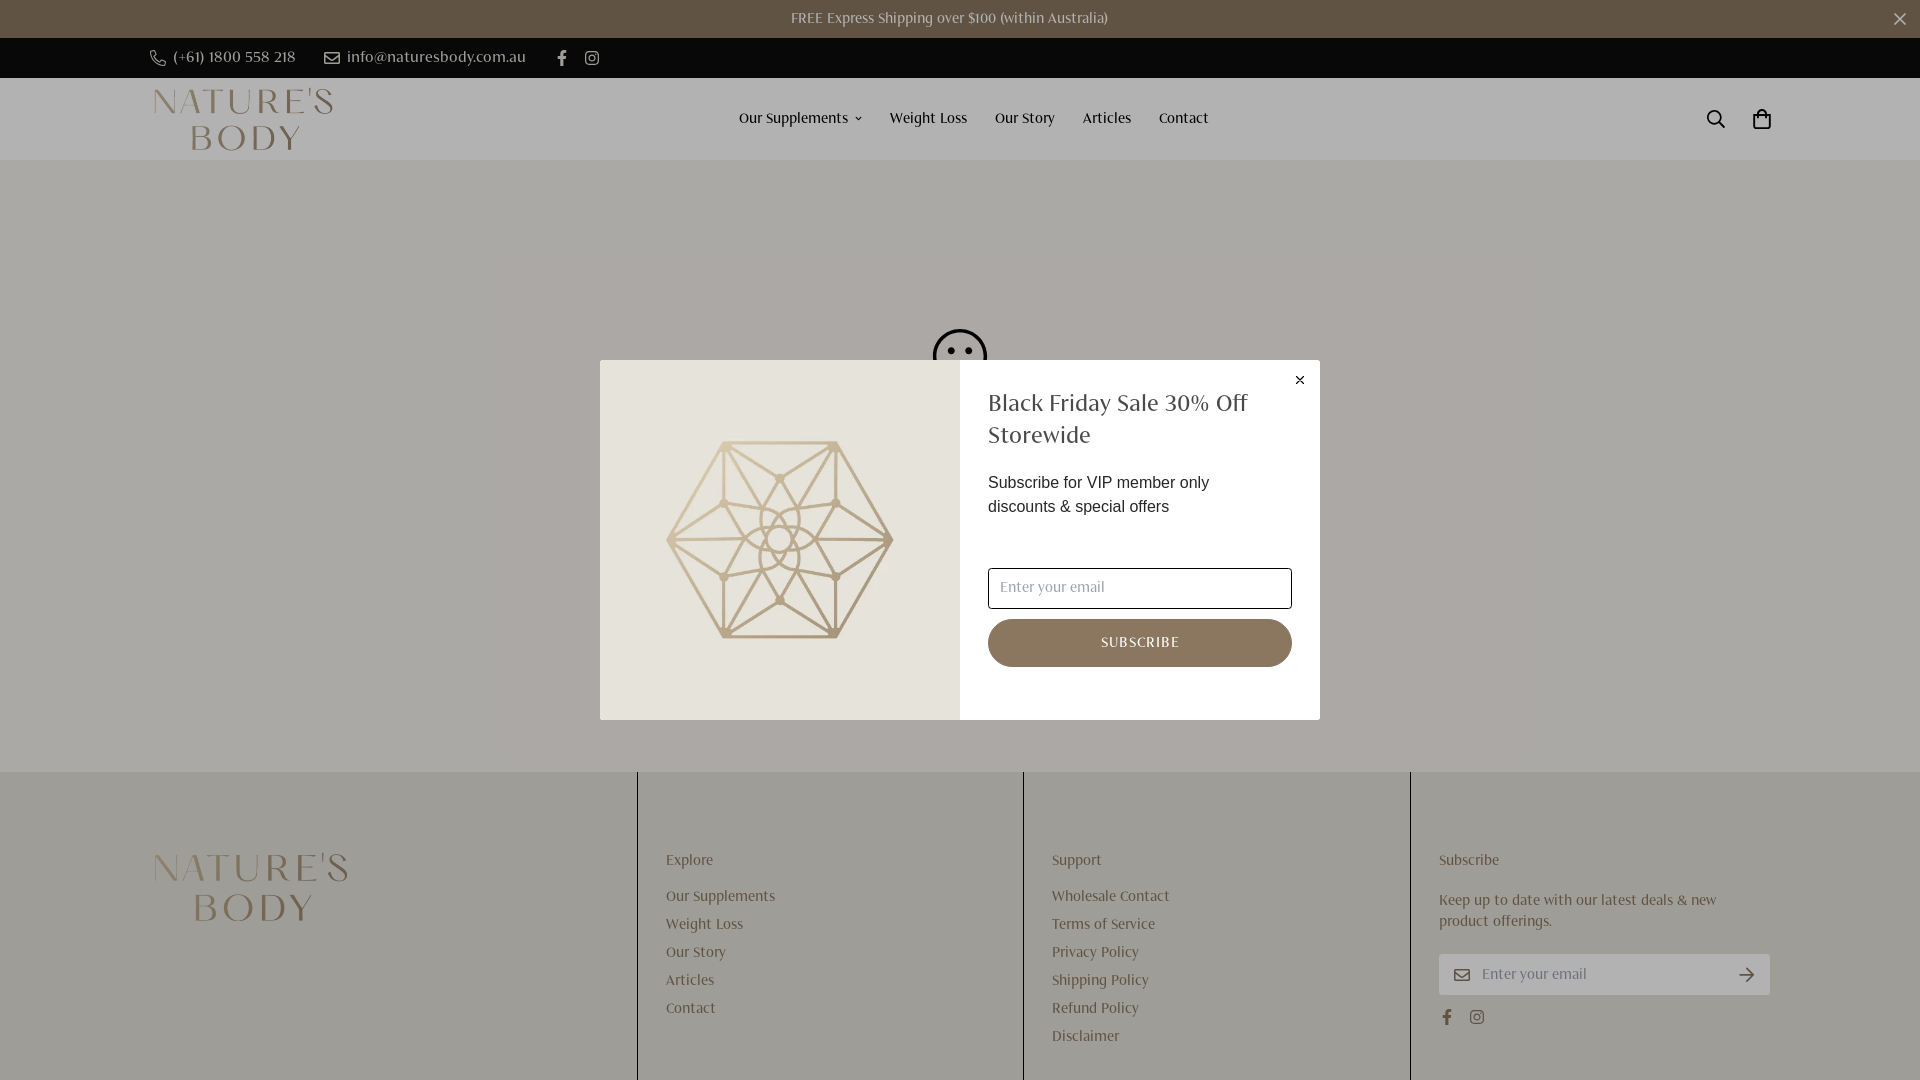 The width and height of the screenshot is (1920, 1080). What do you see at coordinates (927, 118) in the screenshot?
I see `'Weight Loss'` at bounding box center [927, 118].